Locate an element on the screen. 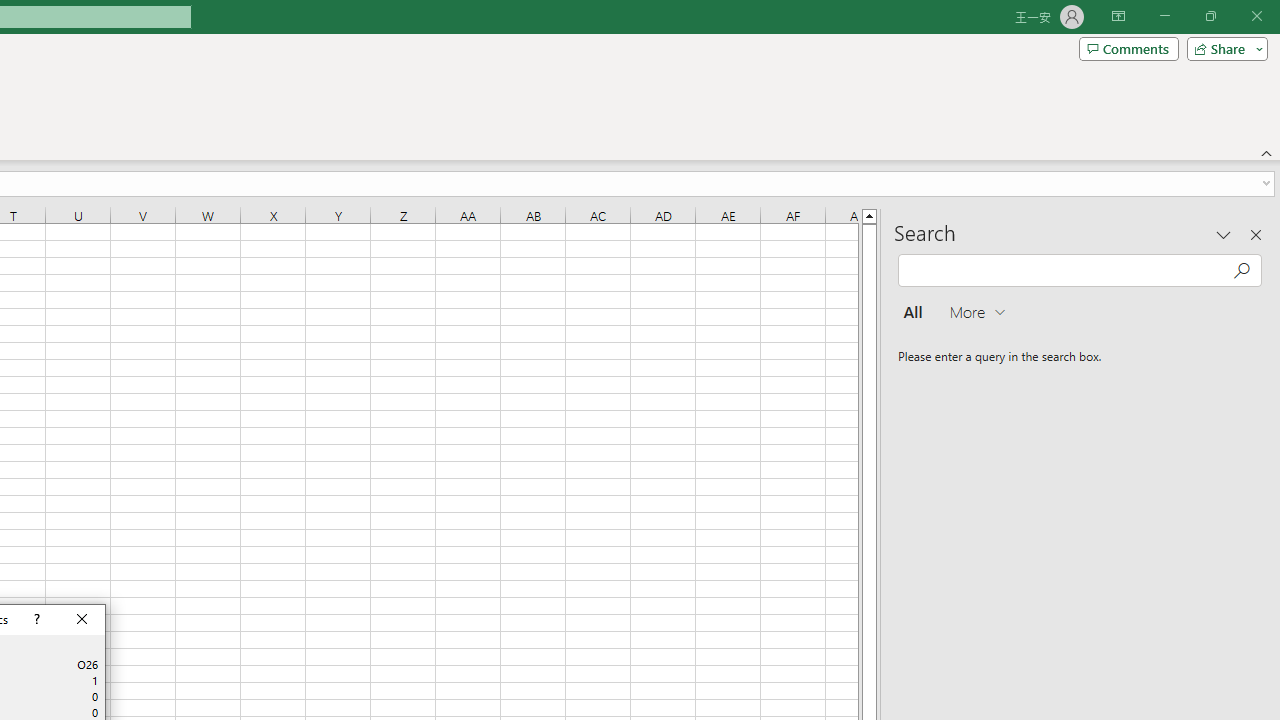 The height and width of the screenshot is (720, 1280). 'Line up' is located at coordinates (869, 215).